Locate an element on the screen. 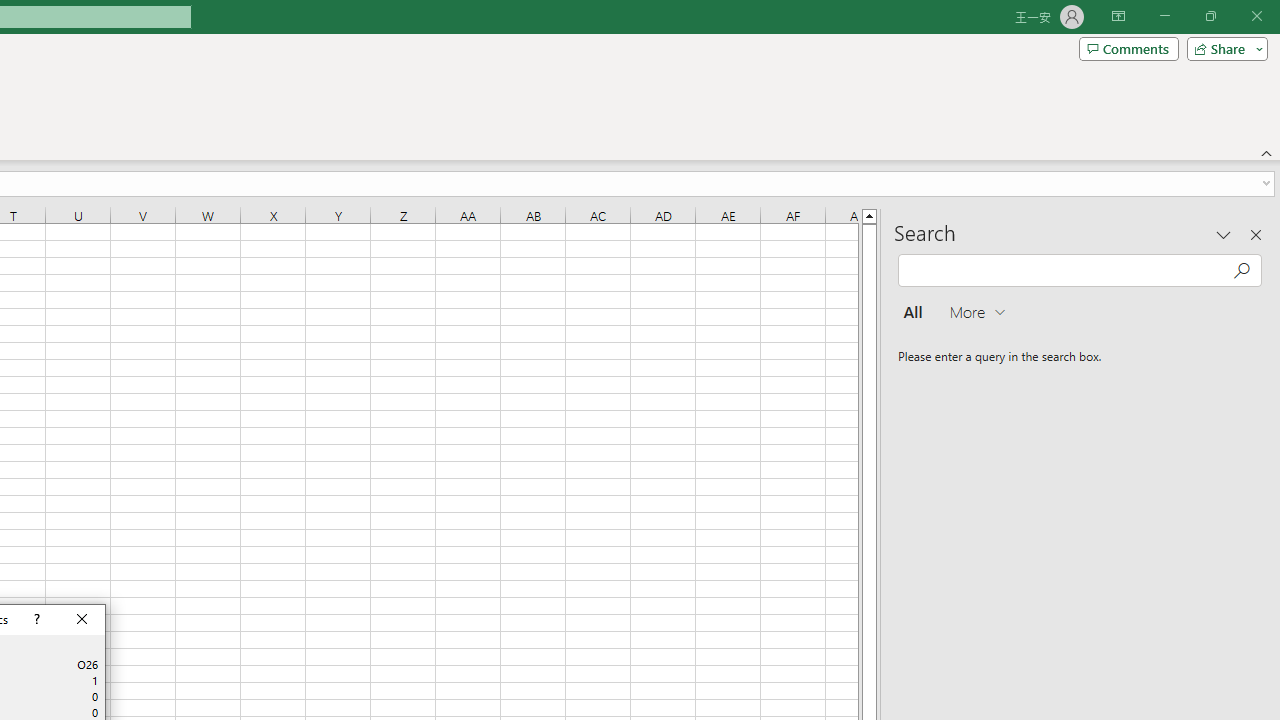 The height and width of the screenshot is (720, 1280). 'Line up' is located at coordinates (869, 215).